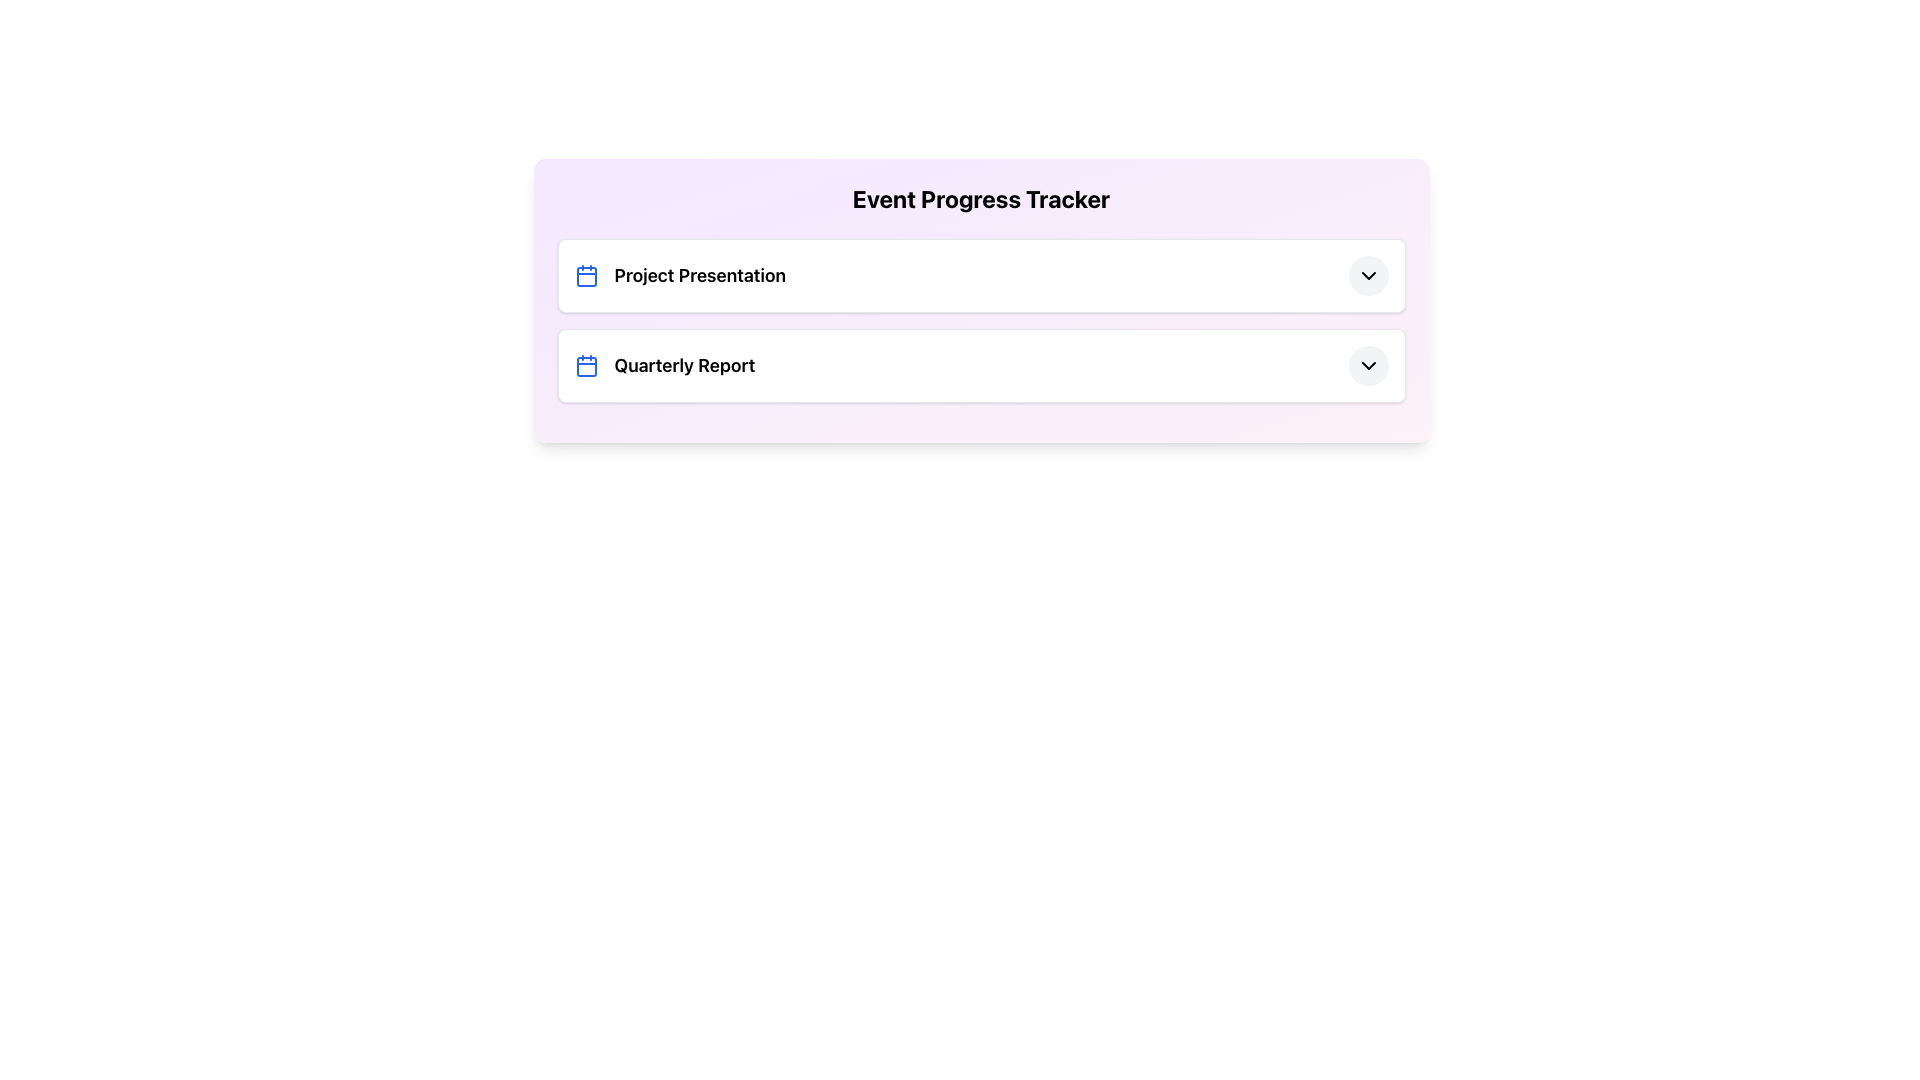 This screenshot has height=1080, width=1920. Describe the element at coordinates (1367, 366) in the screenshot. I see `the circular button with a downward-facing chevron icon` at that location.